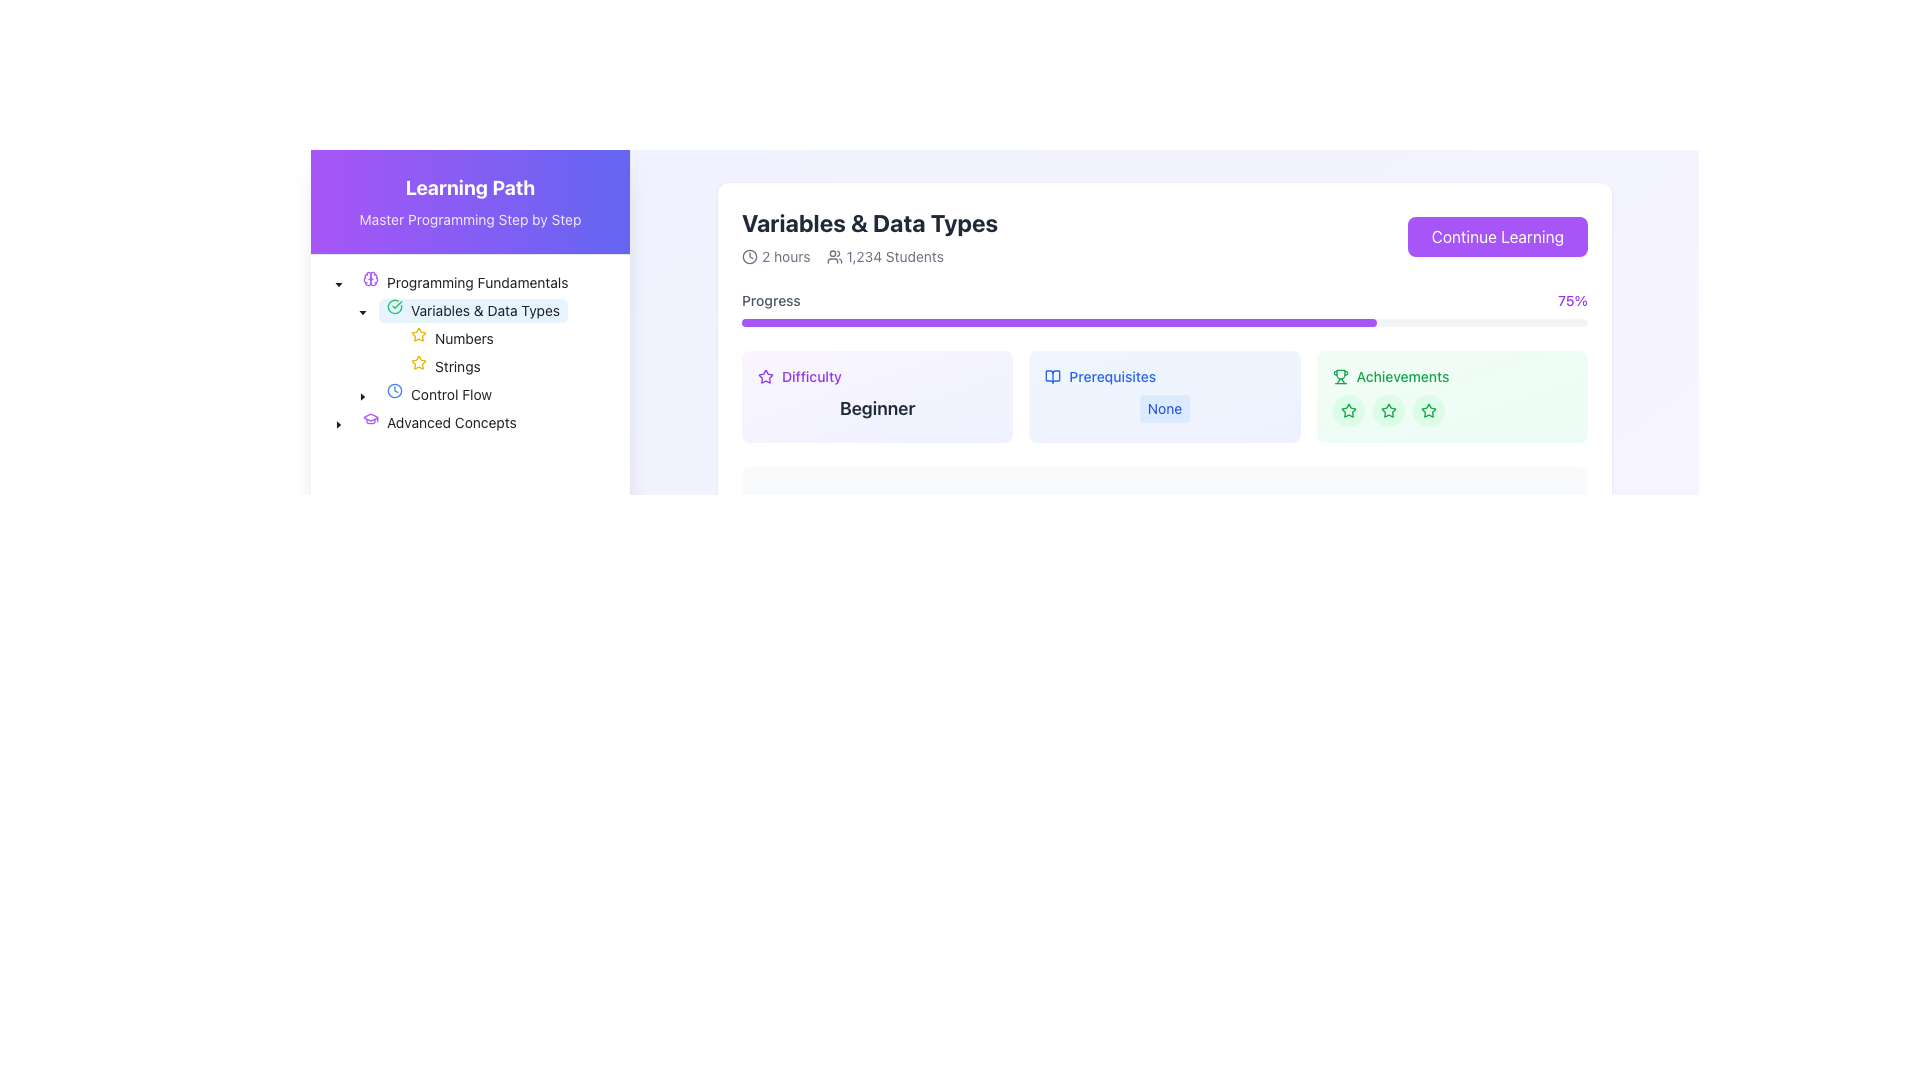 This screenshot has width=1920, height=1080. What do you see at coordinates (417, 362) in the screenshot?
I see `the small, yellow, outlined star icon located to the left of the text 'Numbers' in the 'Variables & Data Types' section of the 'Programming Fundamentals' menu` at bounding box center [417, 362].